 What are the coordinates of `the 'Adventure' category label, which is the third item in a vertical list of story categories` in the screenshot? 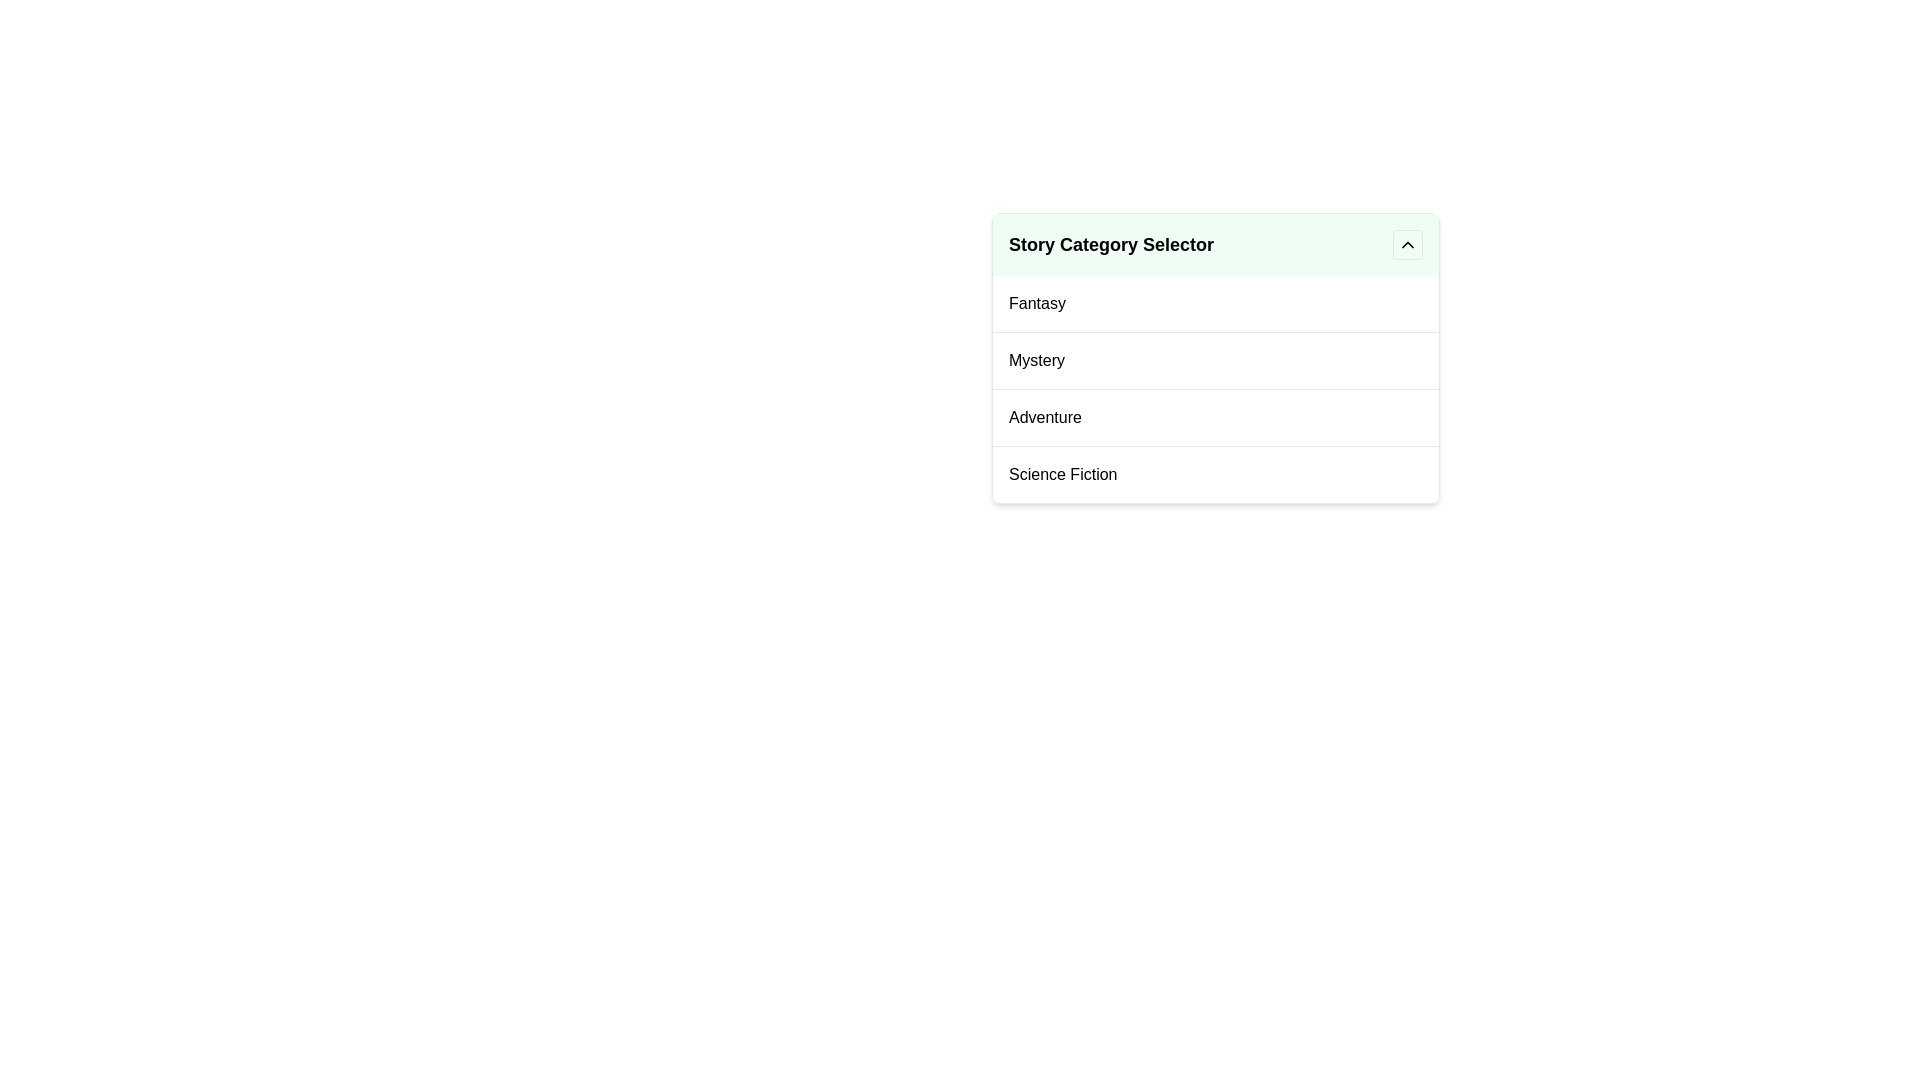 It's located at (1044, 416).